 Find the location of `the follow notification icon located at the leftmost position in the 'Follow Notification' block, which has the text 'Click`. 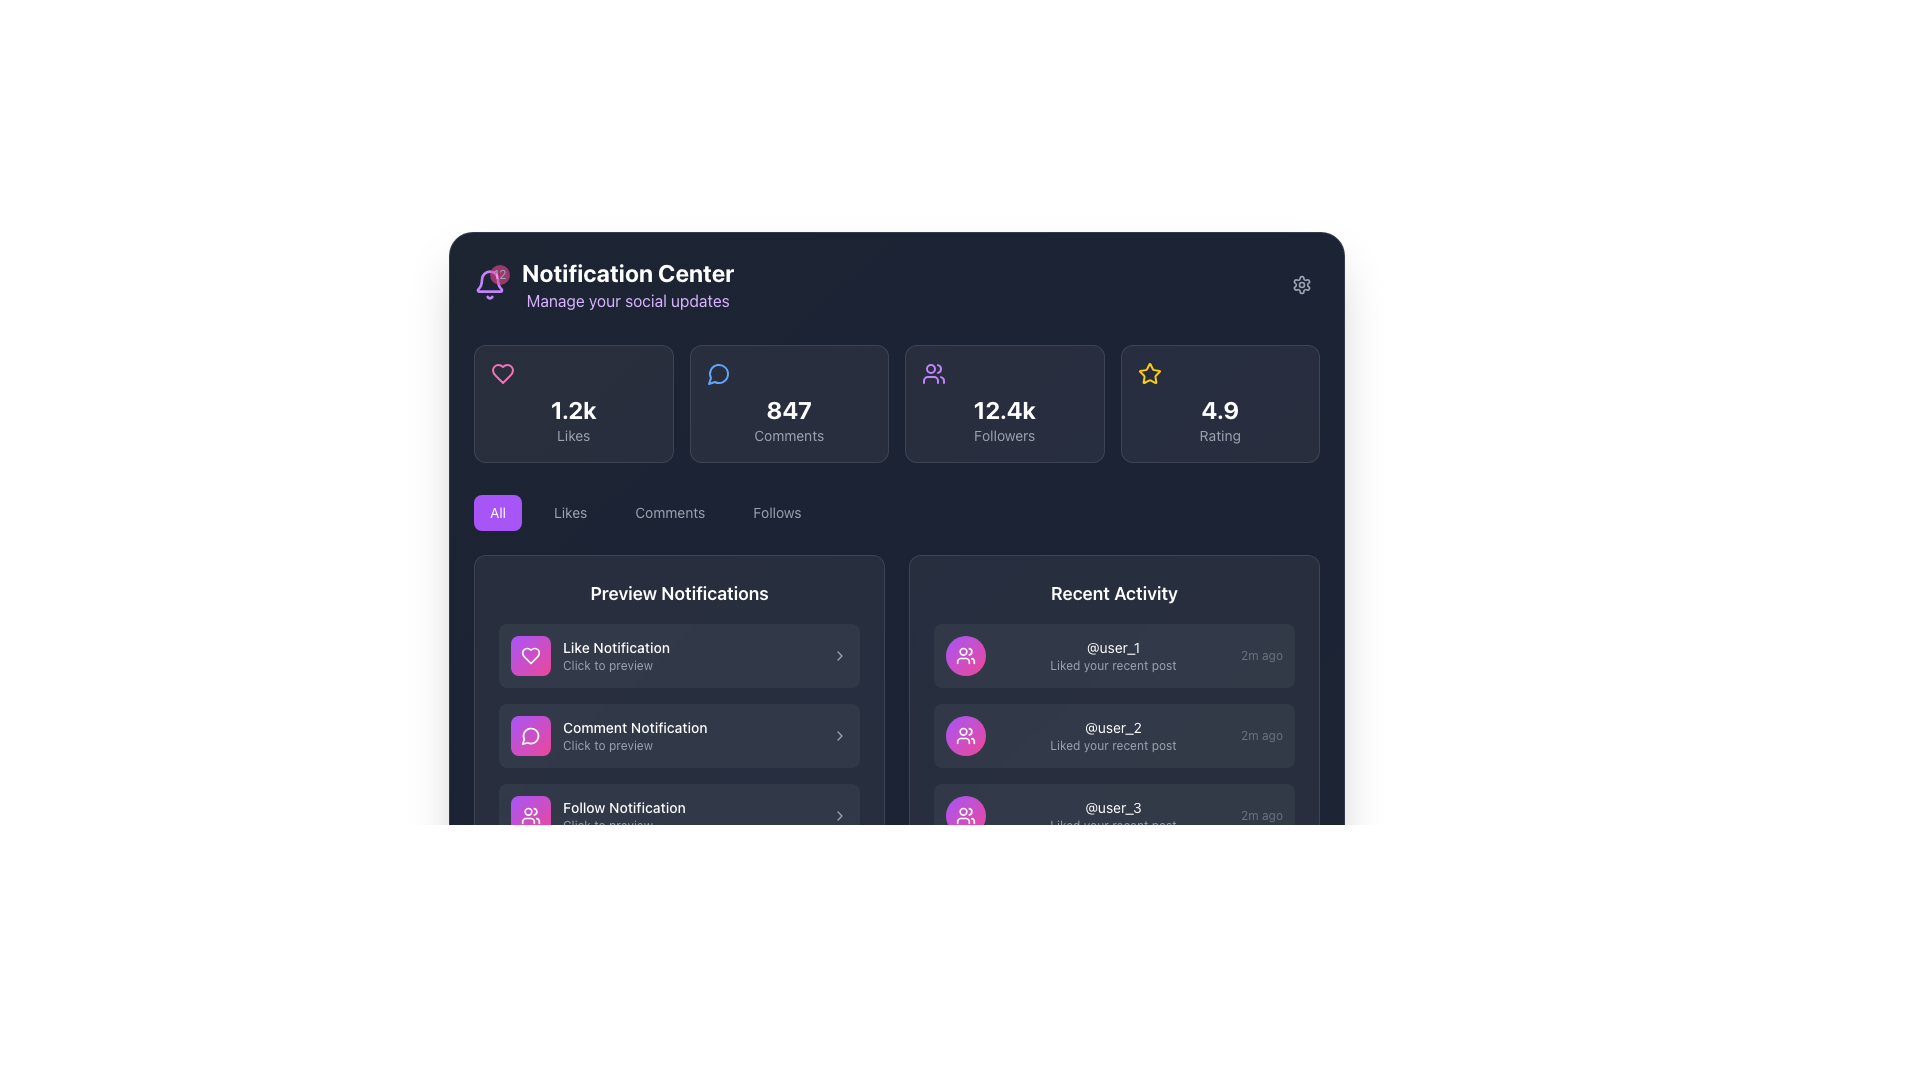

the follow notification icon located at the leftmost position in the 'Follow Notification' block, which has the text 'Click is located at coordinates (531, 816).